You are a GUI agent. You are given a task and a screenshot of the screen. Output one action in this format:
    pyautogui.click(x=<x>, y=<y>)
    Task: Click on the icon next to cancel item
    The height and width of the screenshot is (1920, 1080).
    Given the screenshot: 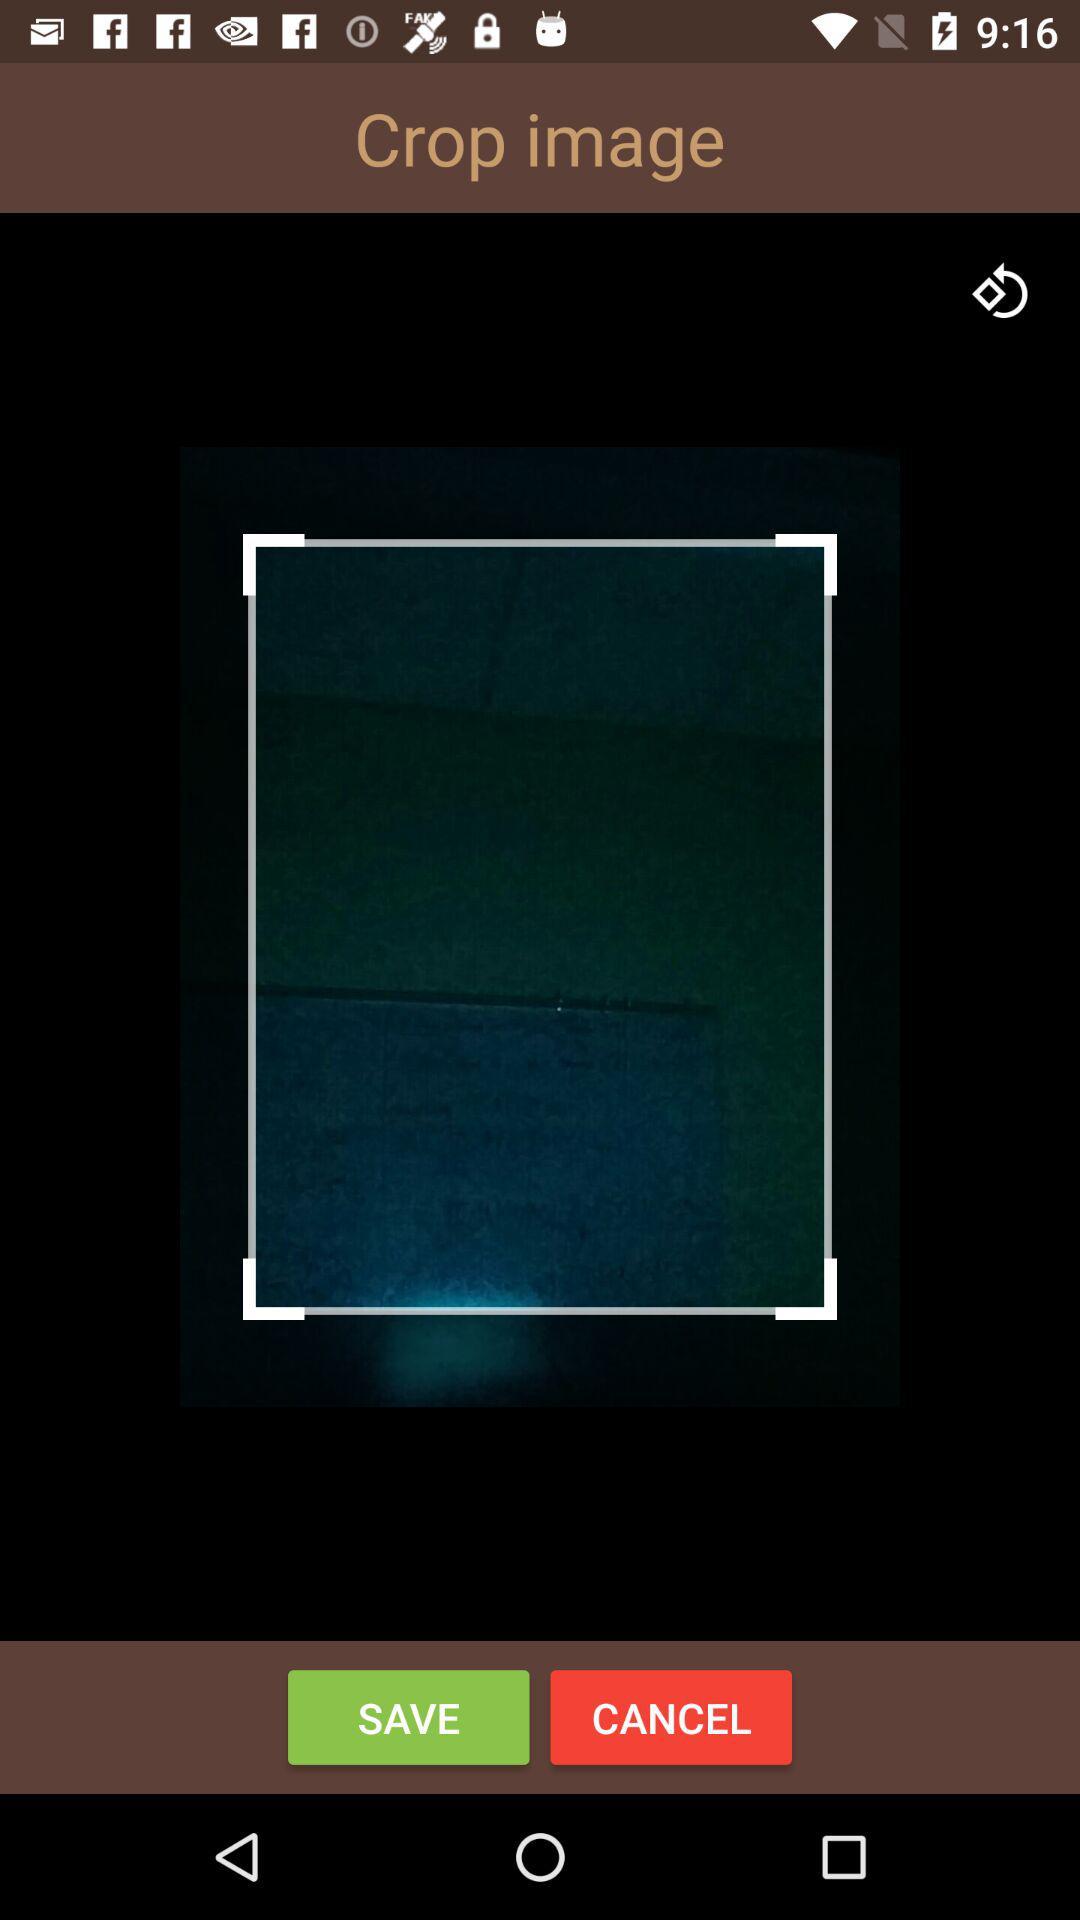 What is the action you would take?
    pyautogui.click(x=407, y=1716)
    